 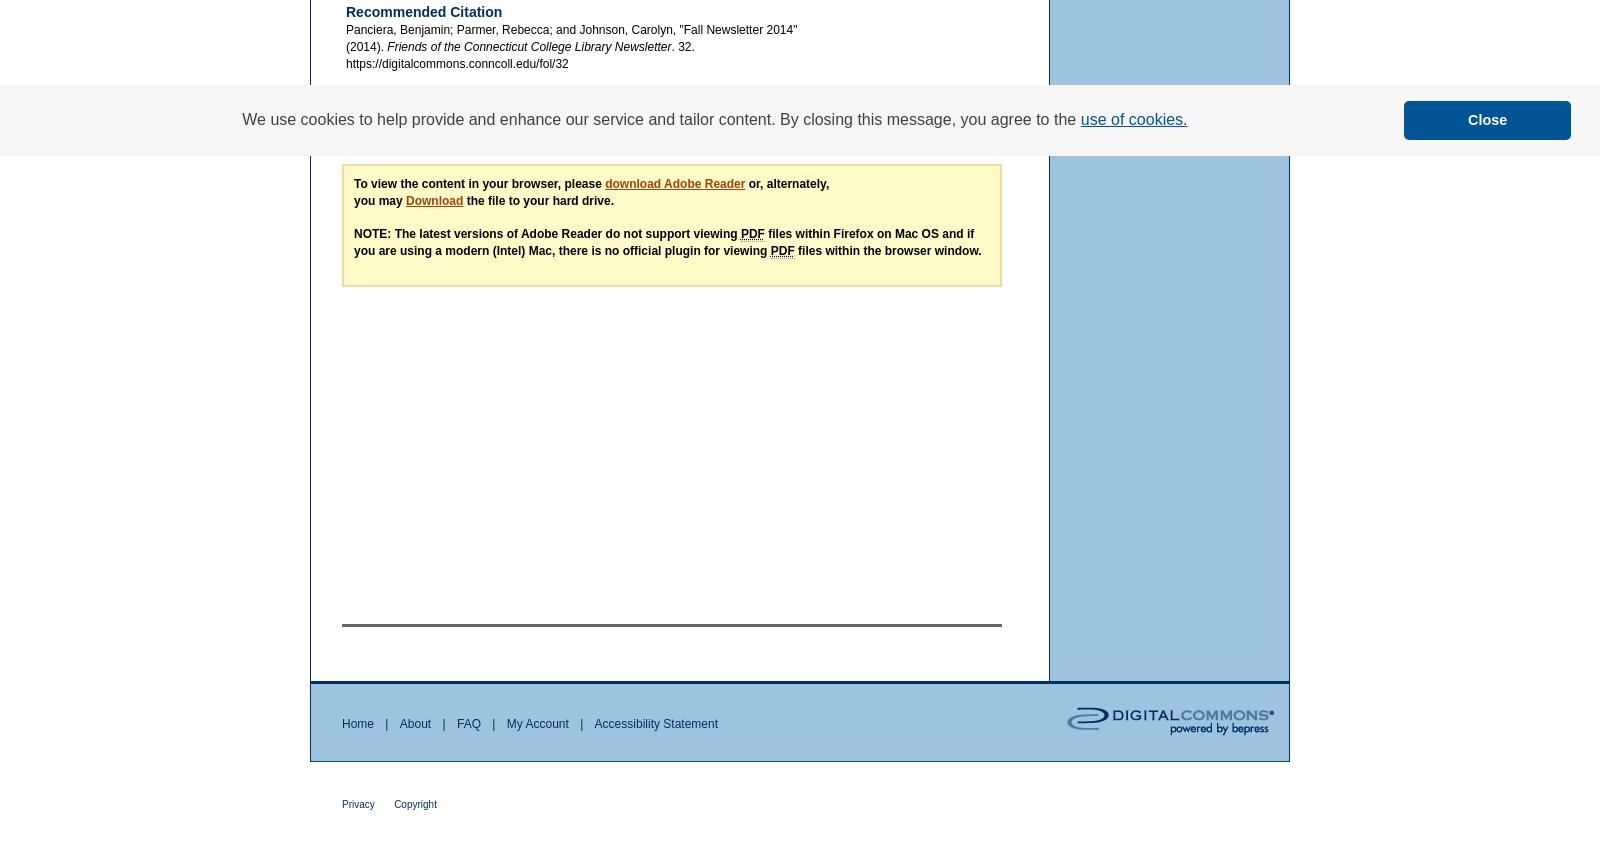 What do you see at coordinates (656, 722) in the screenshot?
I see `'Accessibility Statement'` at bounding box center [656, 722].